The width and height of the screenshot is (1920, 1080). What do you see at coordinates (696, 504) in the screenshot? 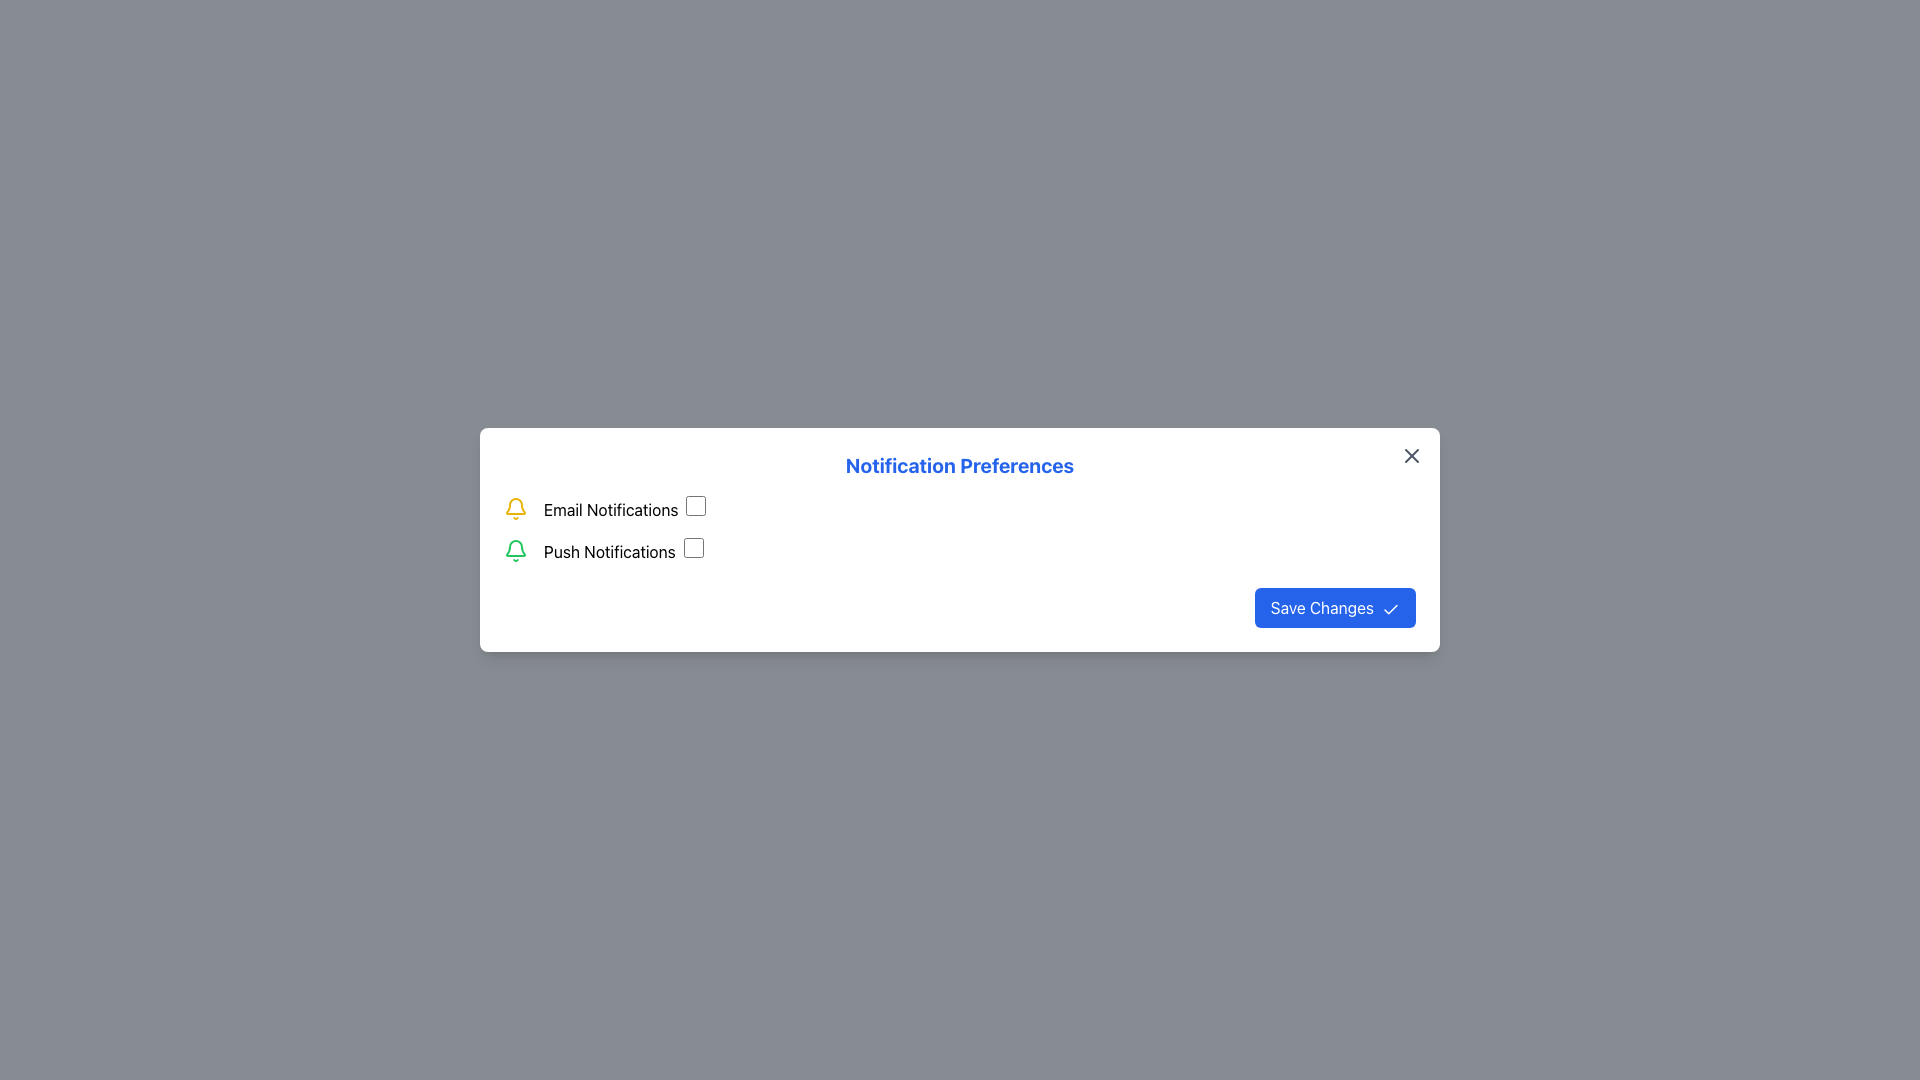
I see `the checkbox located to the right of the 'Email Notifications' text in the 'Notification Preferences' section` at bounding box center [696, 504].